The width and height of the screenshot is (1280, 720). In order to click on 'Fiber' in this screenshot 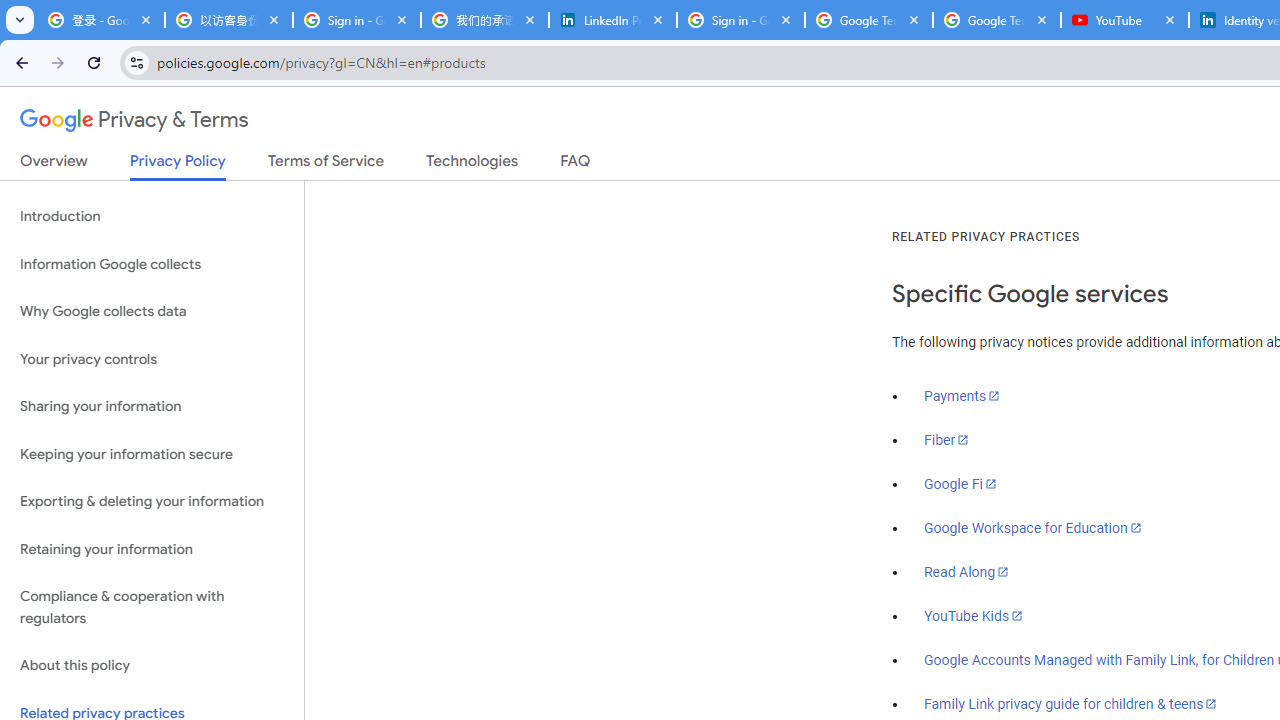, I will do `click(946, 439)`.